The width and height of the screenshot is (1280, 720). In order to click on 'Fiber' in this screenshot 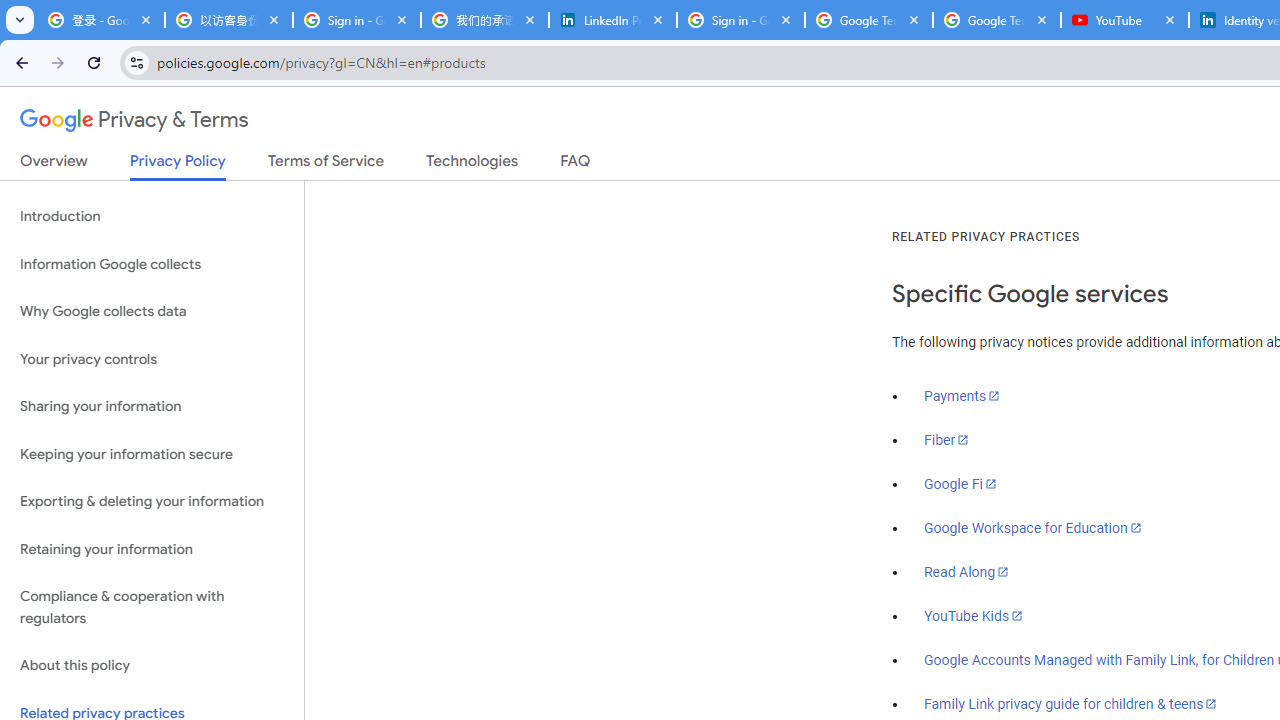, I will do `click(946, 439)`.